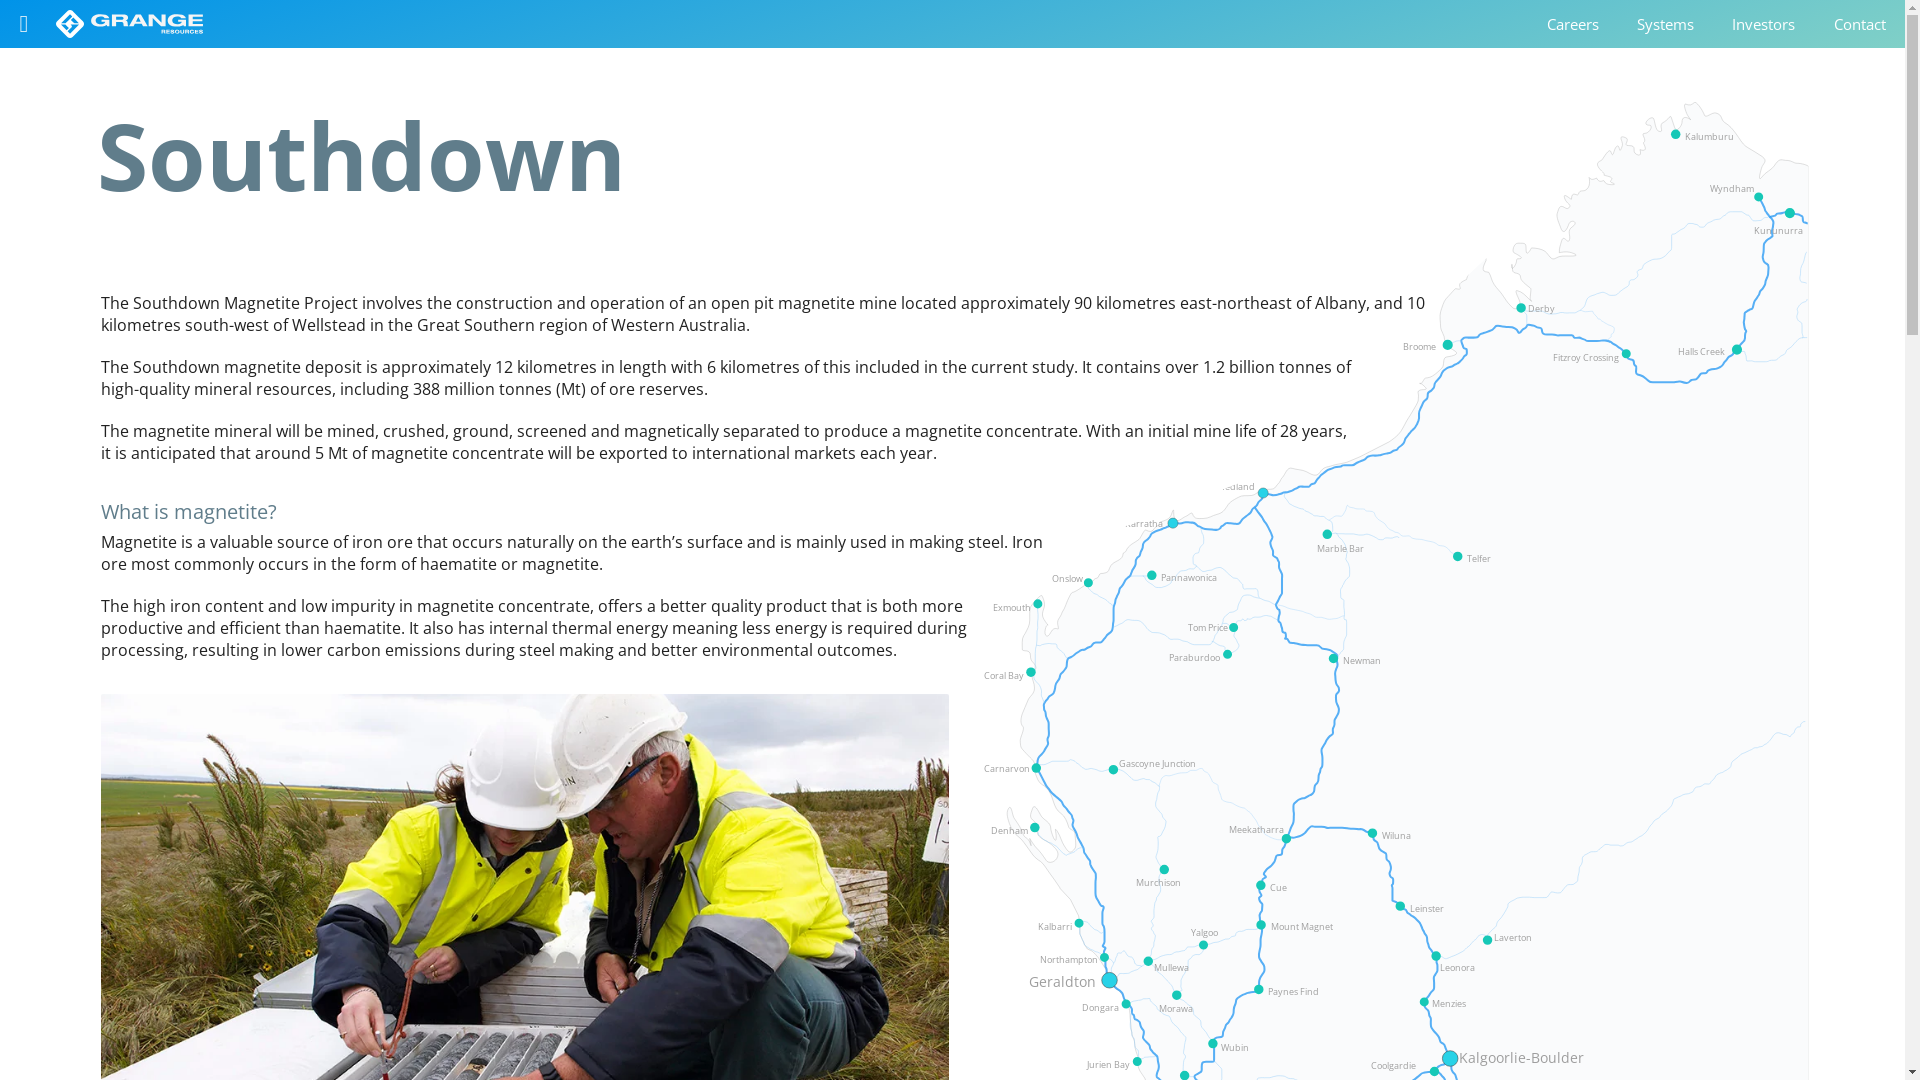  Describe the element at coordinates (1617, 23) in the screenshot. I see `'Systems'` at that location.